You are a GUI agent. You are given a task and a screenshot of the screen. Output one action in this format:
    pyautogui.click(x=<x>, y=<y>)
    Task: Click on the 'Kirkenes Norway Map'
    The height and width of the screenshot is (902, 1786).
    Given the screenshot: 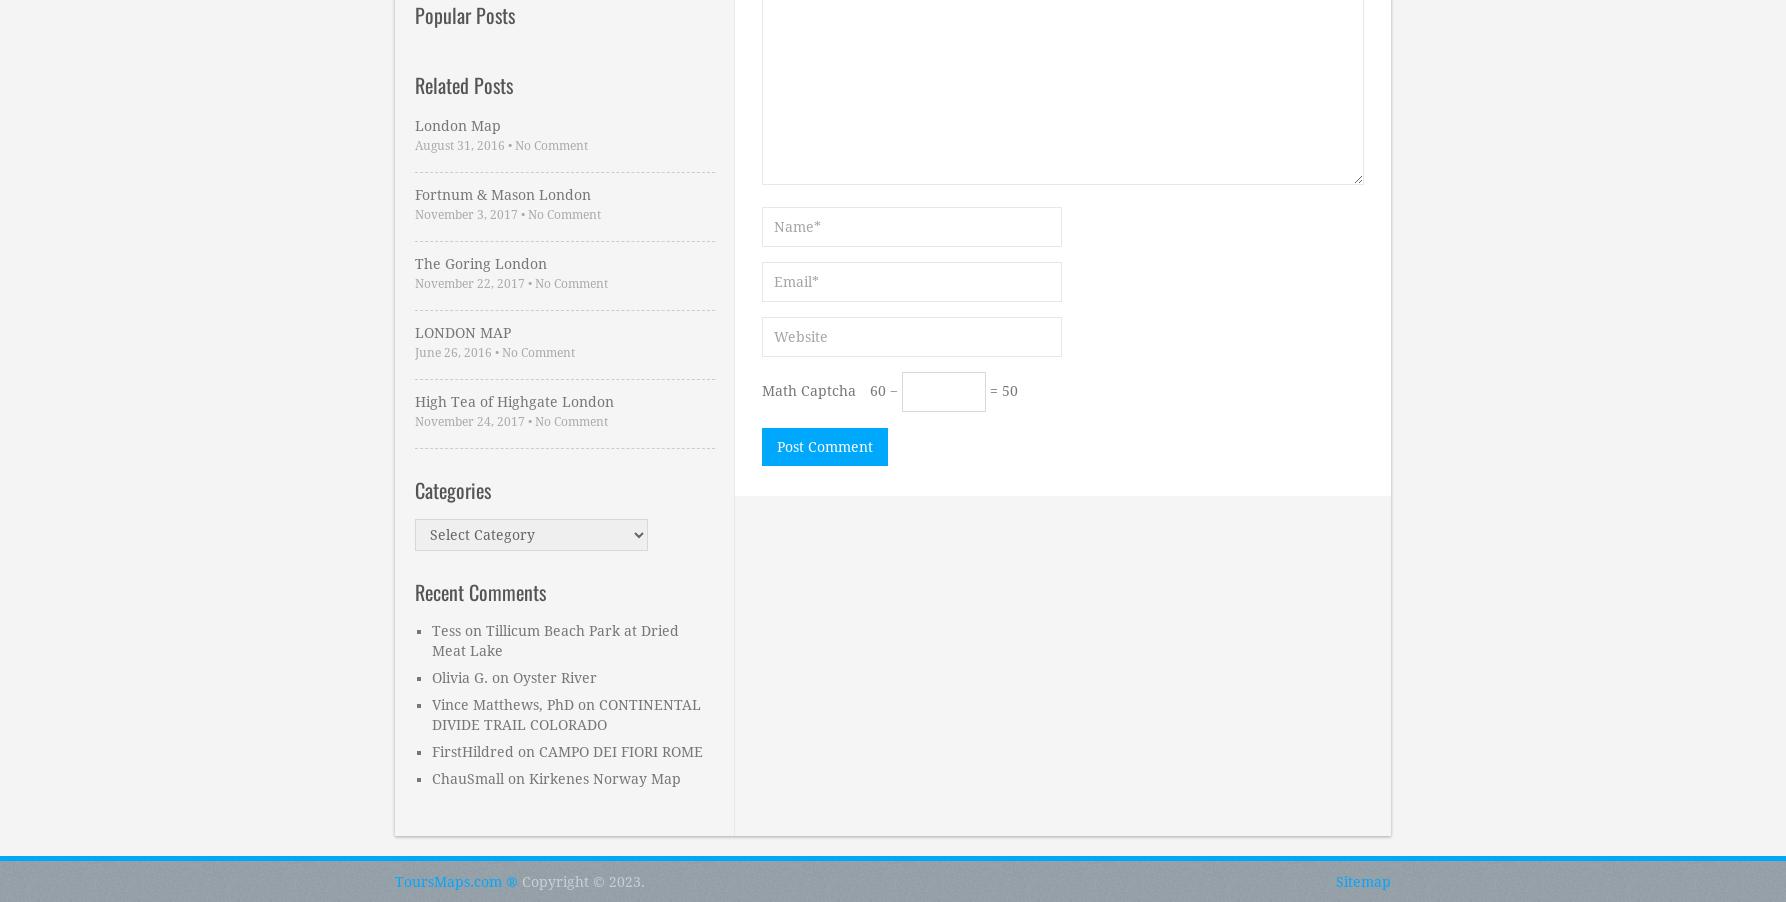 What is the action you would take?
    pyautogui.click(x=604, y=777)
    